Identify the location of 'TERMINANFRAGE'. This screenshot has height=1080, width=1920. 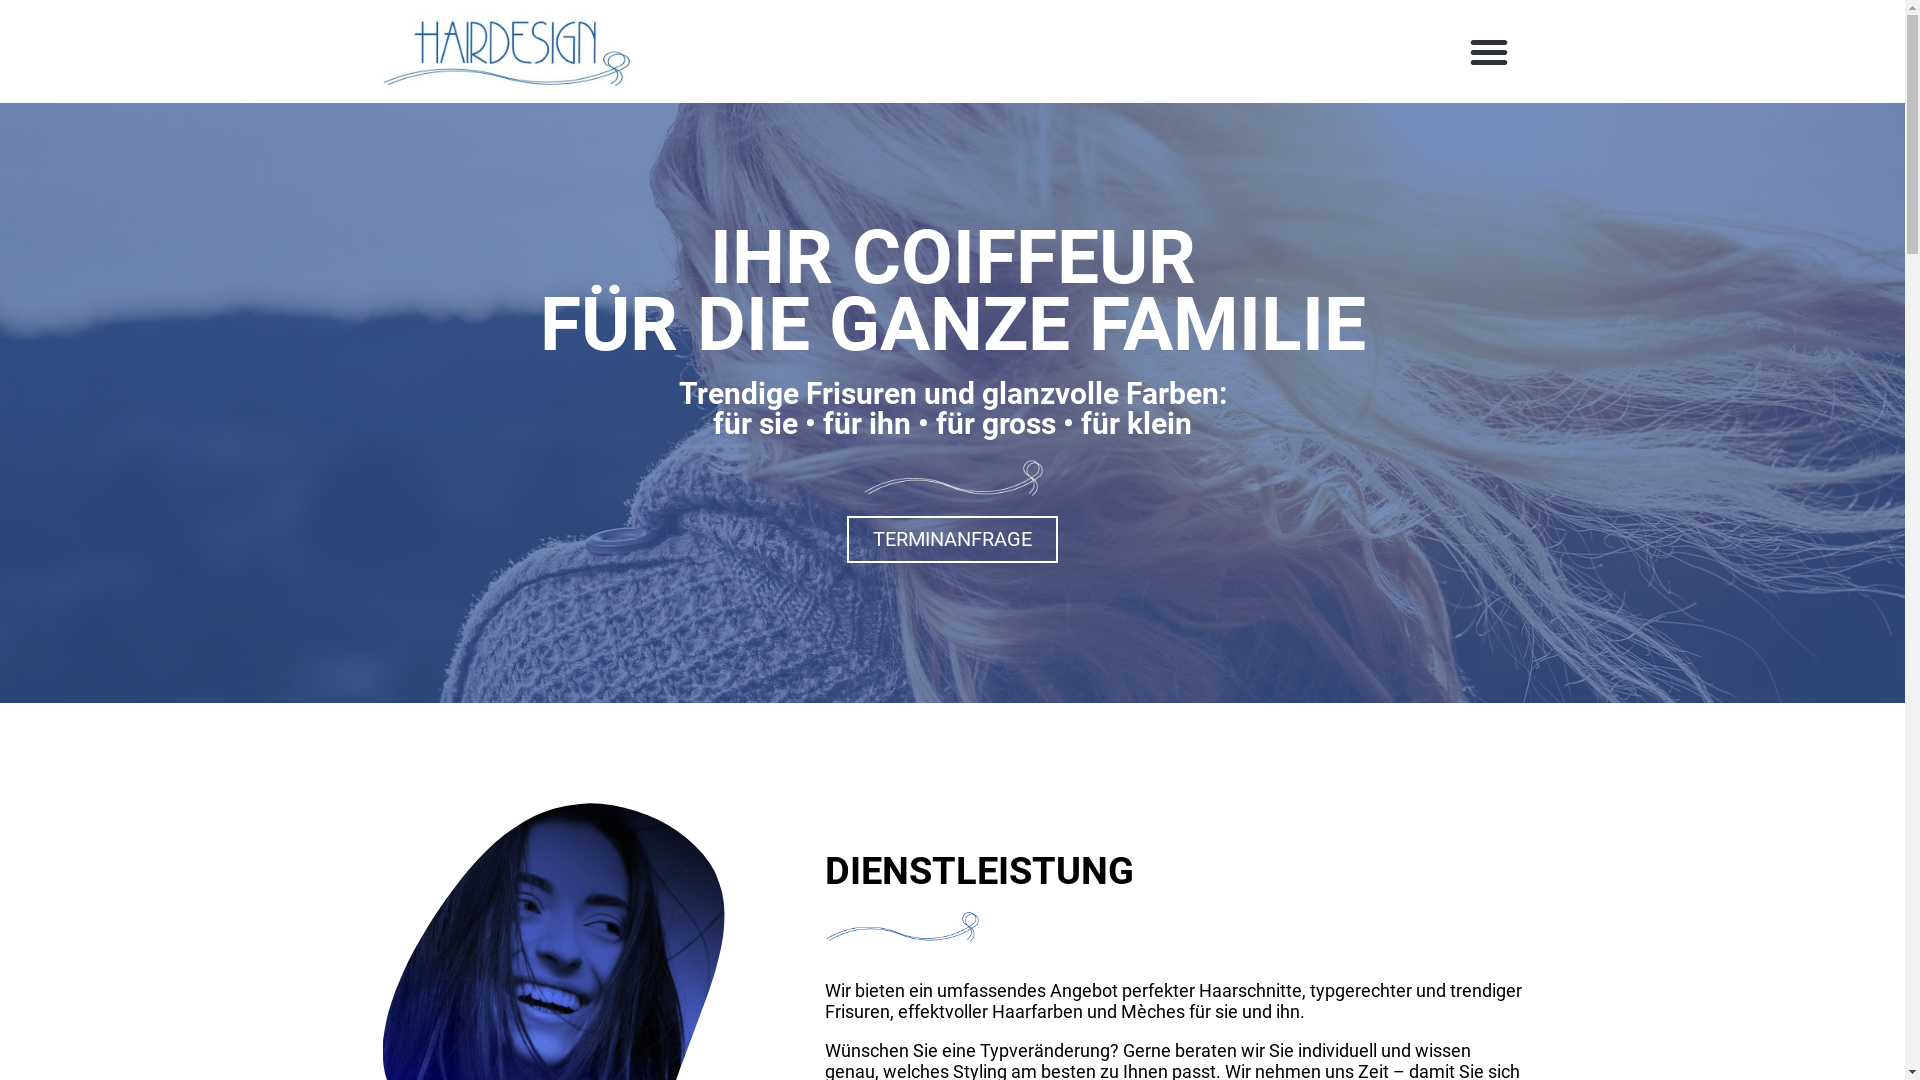
(951, 540).